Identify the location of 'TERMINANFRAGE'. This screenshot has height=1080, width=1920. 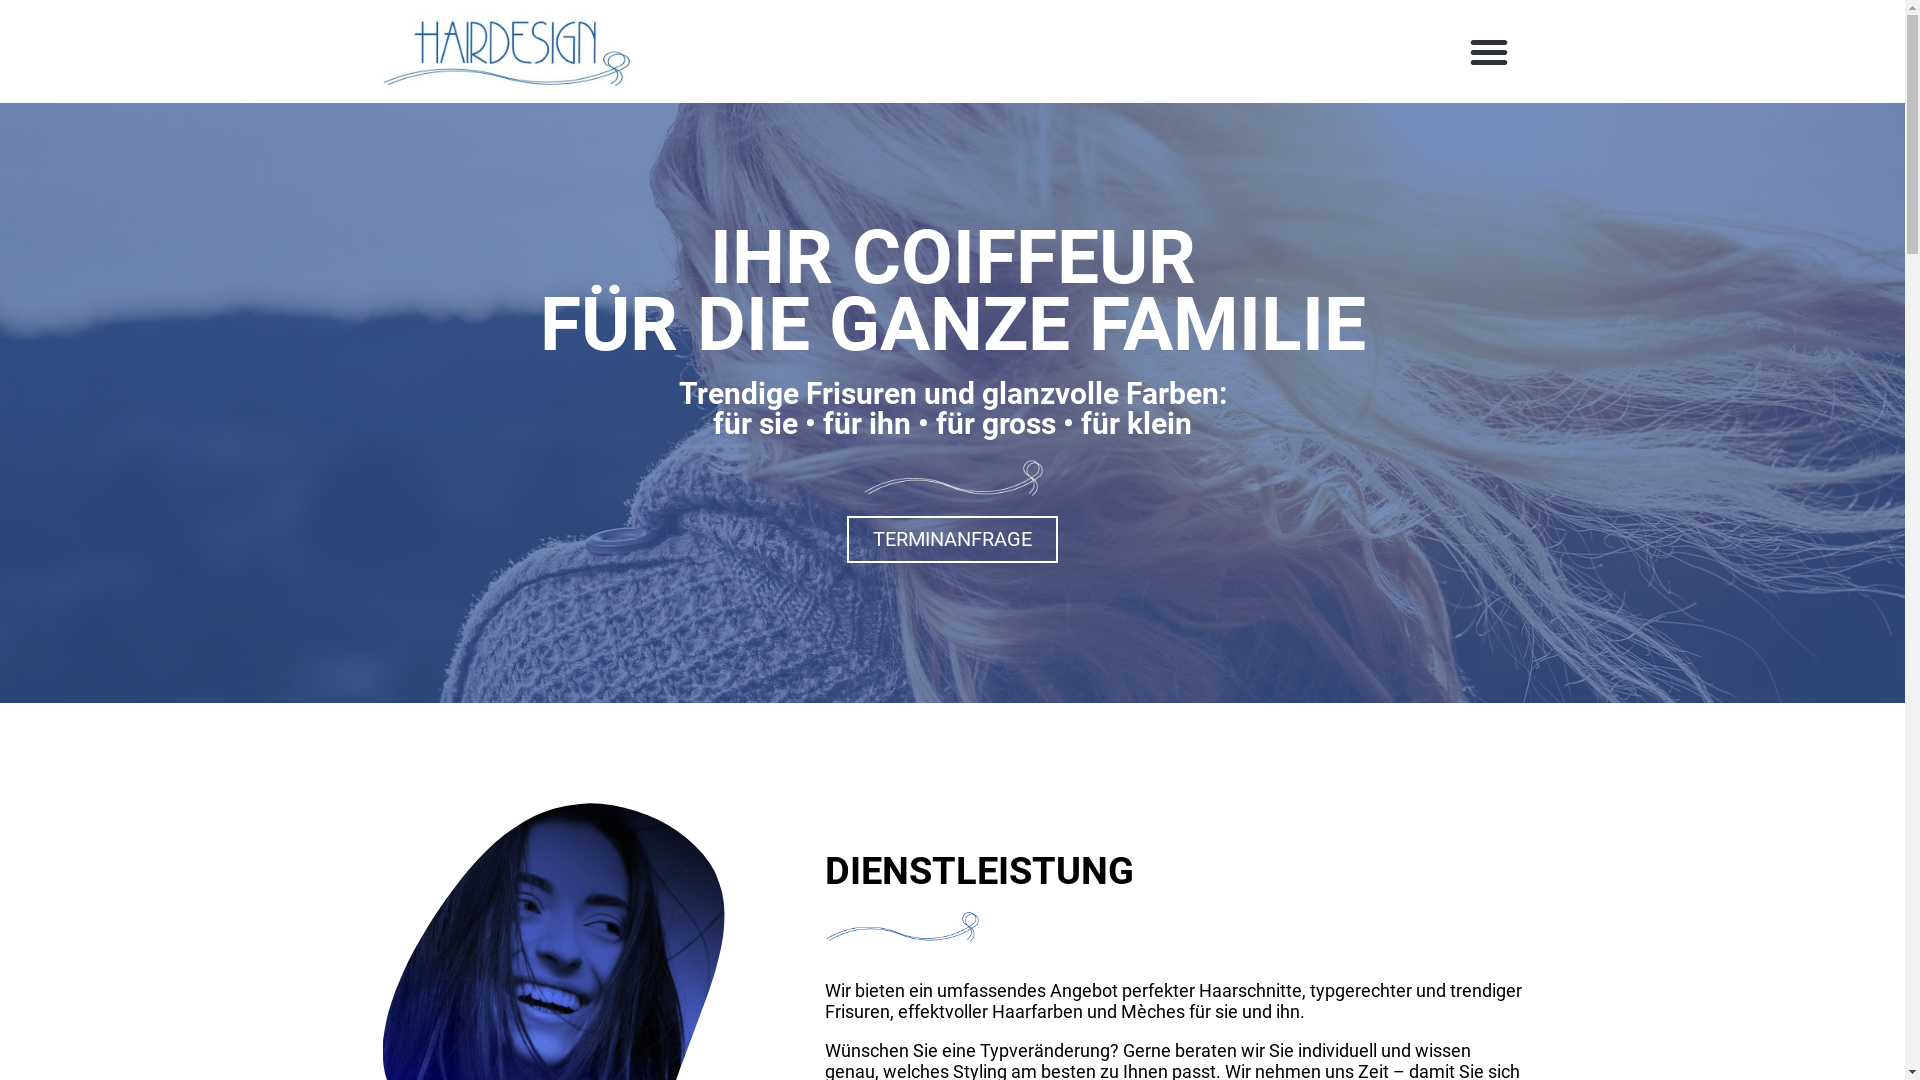
(951, 540).